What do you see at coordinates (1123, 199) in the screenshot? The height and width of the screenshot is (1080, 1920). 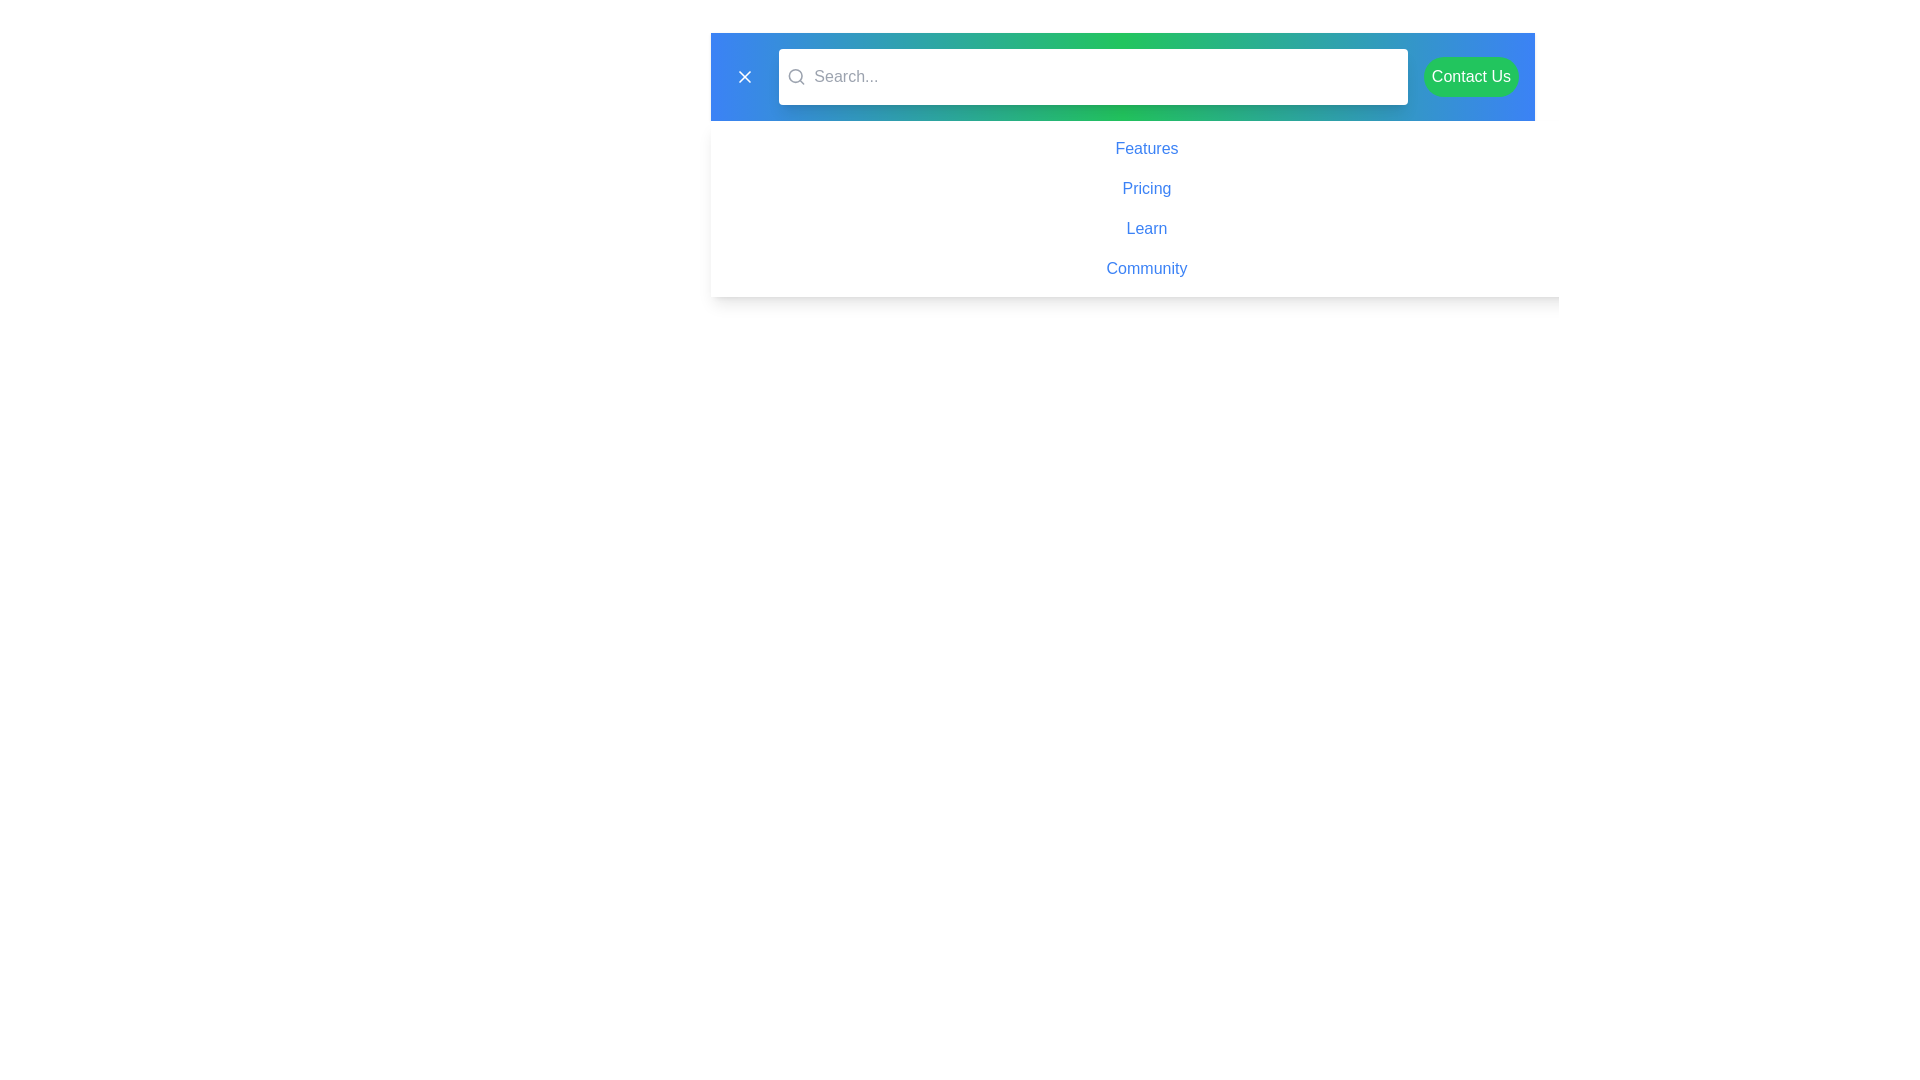 I see `the second hyperlink in the vertical list of links under the navigation area, located between the 'Features' and 'Learn' links` at bounding box center [1123, 199].